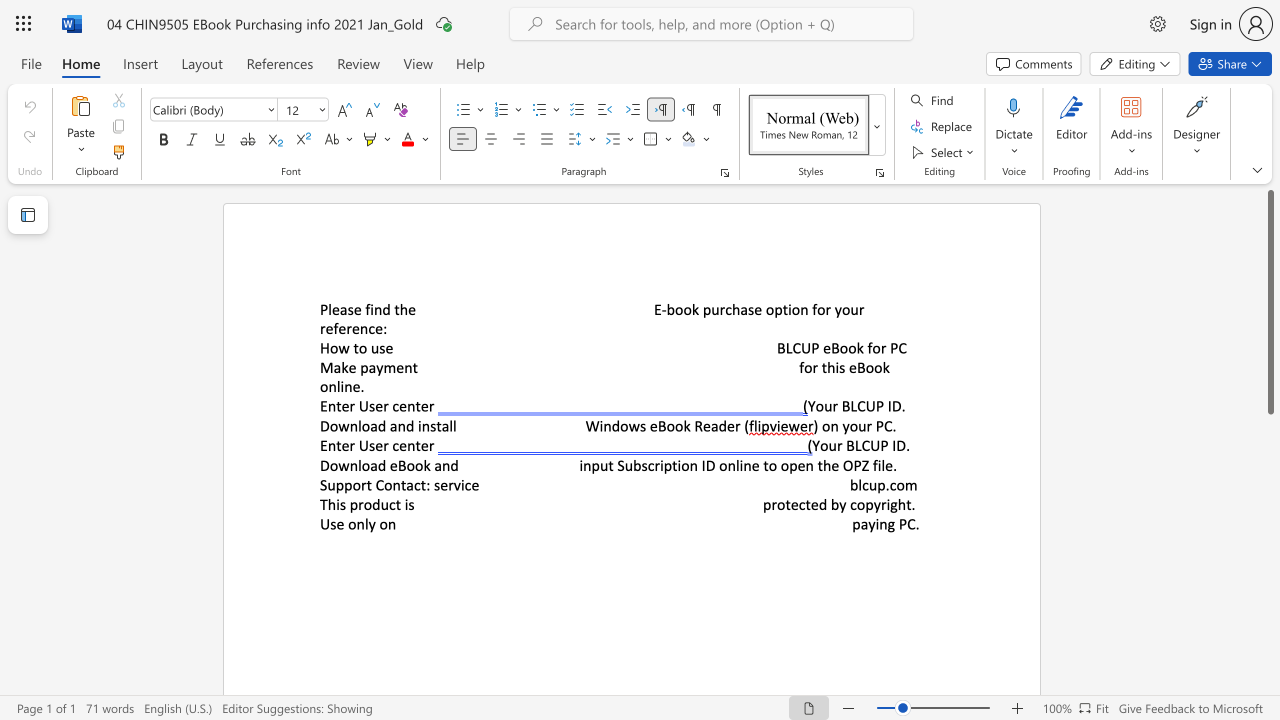 This screenshot has height=720, width=1280. I want to click on the 2th character "e" in the text, so click(706, 425).